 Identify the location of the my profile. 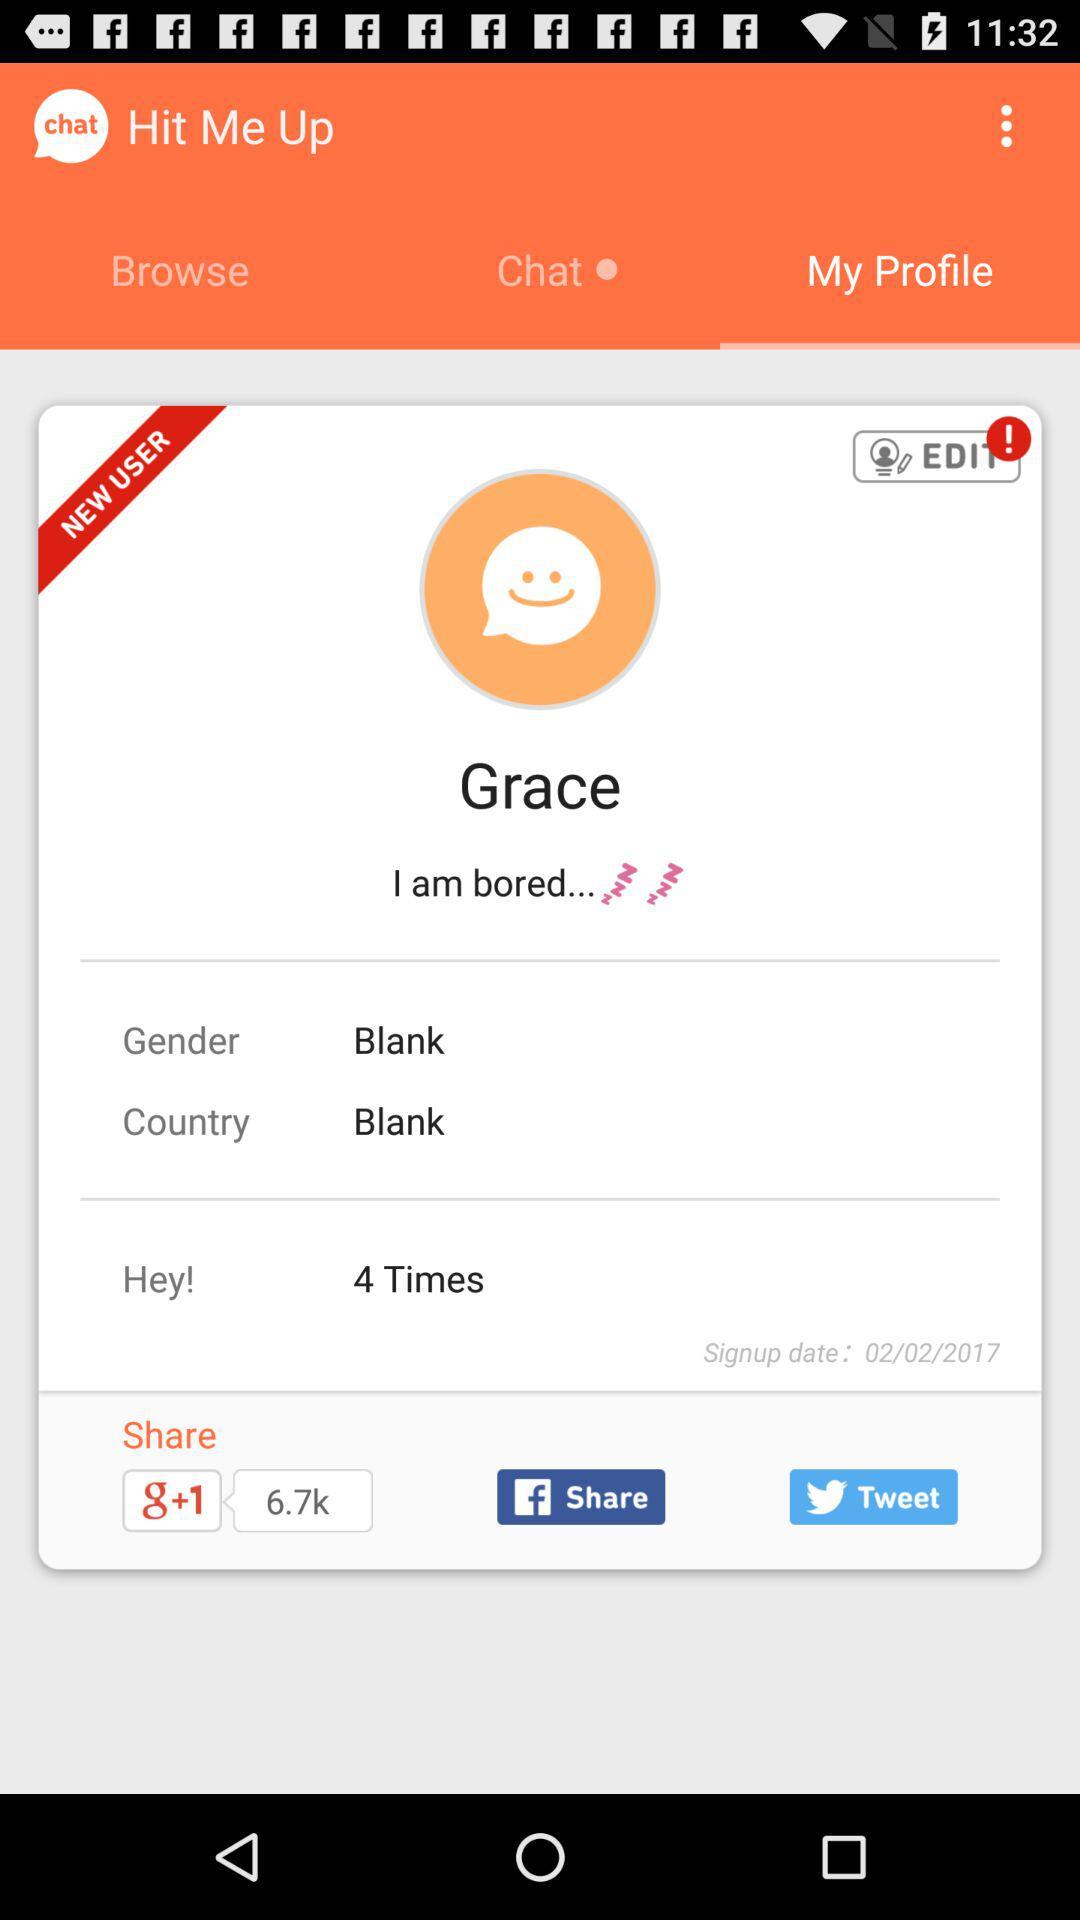
(898, 268).